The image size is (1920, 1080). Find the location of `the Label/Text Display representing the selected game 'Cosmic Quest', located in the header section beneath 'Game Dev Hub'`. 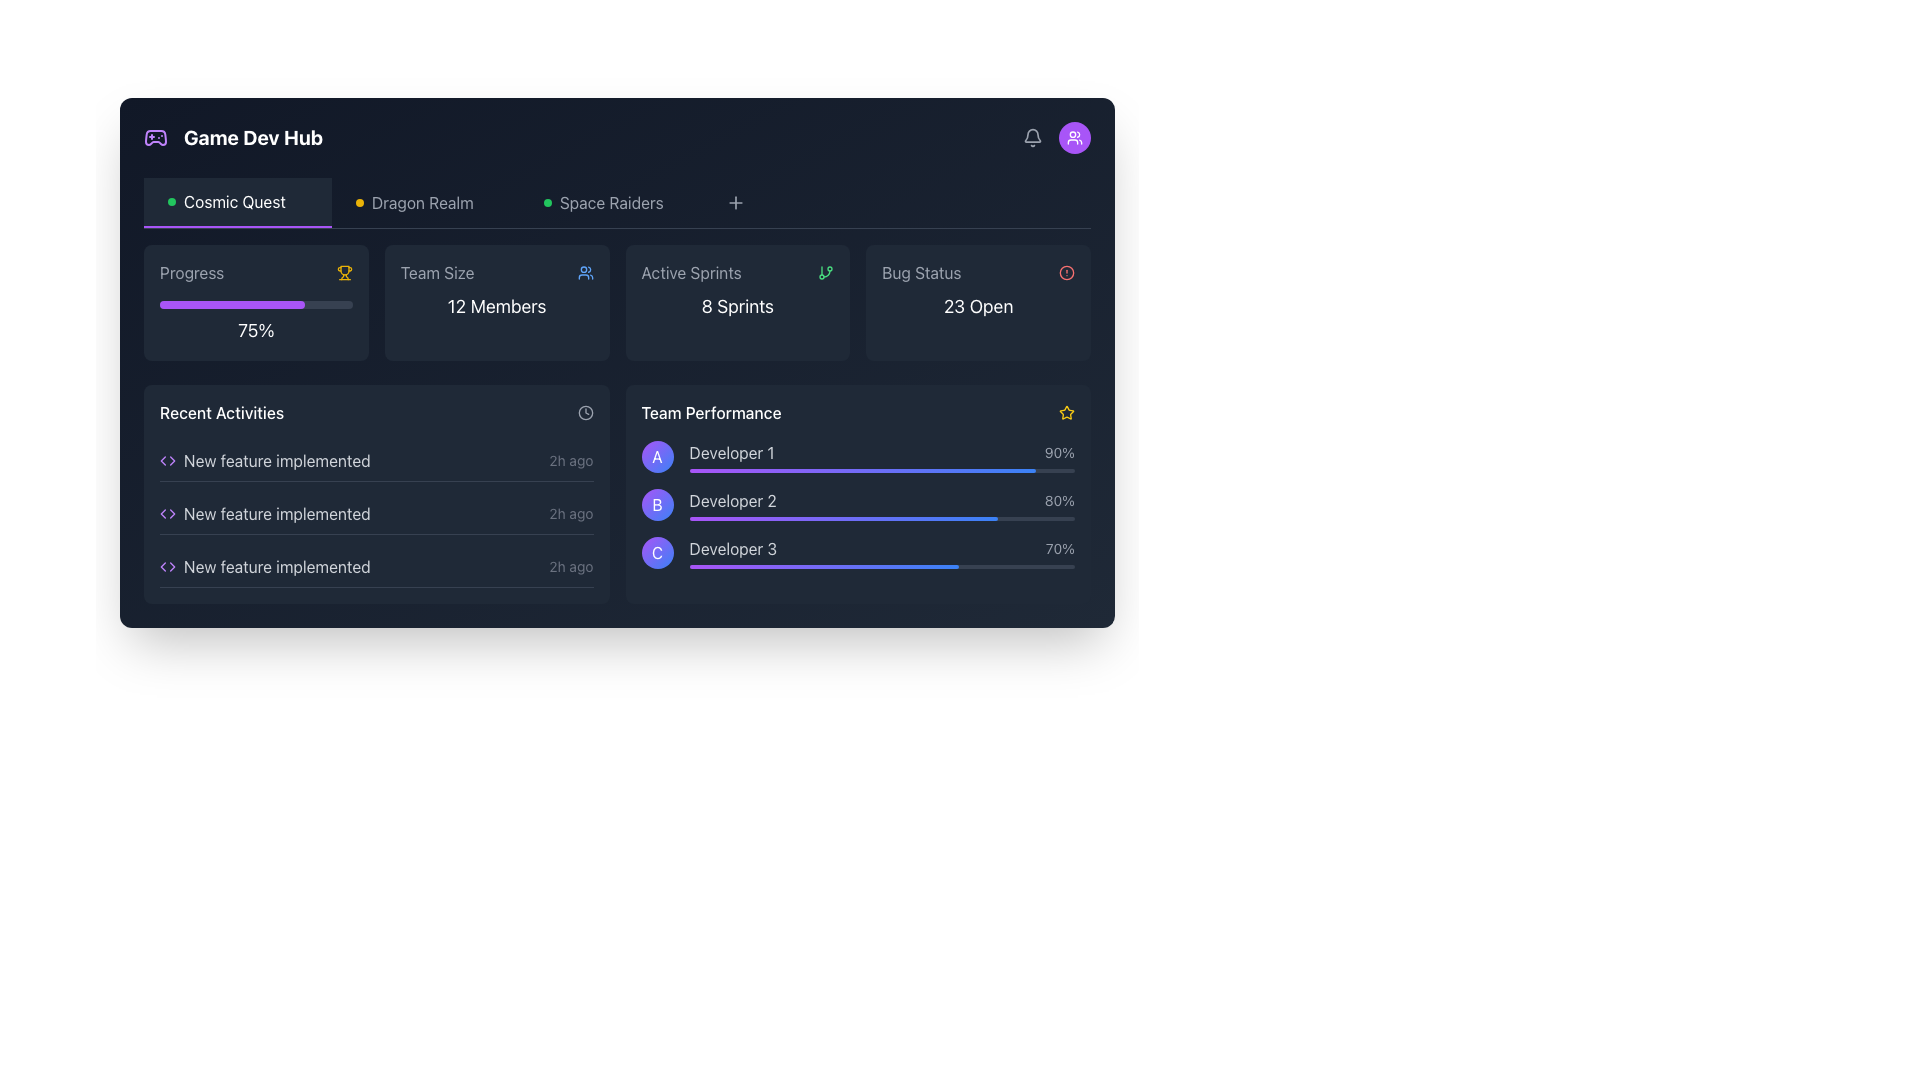

the Label/Text Display representing the selected game 'Cosmic Quest', located in the header section beneath 'Game Dev Hub' is located at coordinates (226, 201).